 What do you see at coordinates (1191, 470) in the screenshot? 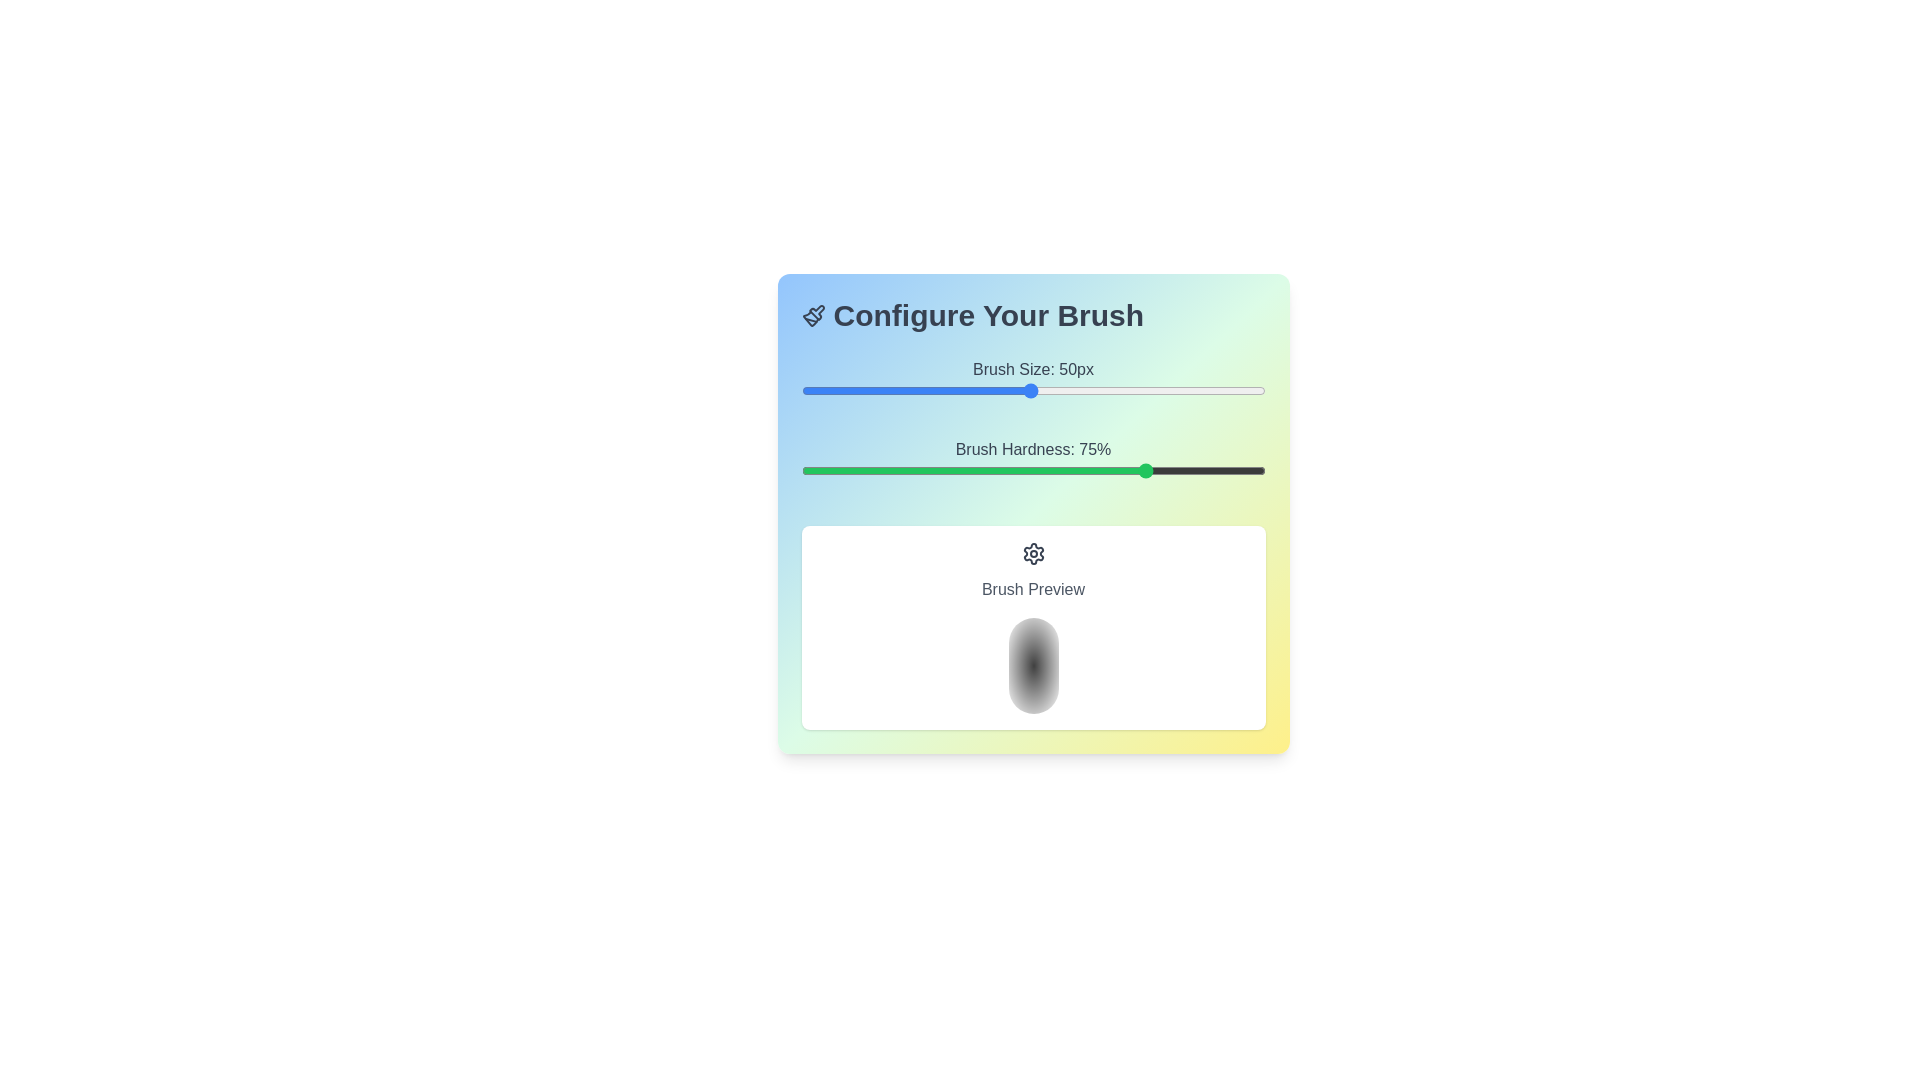
I see `the brush hardness slider to 84%` at bounding box center [1191, 470].